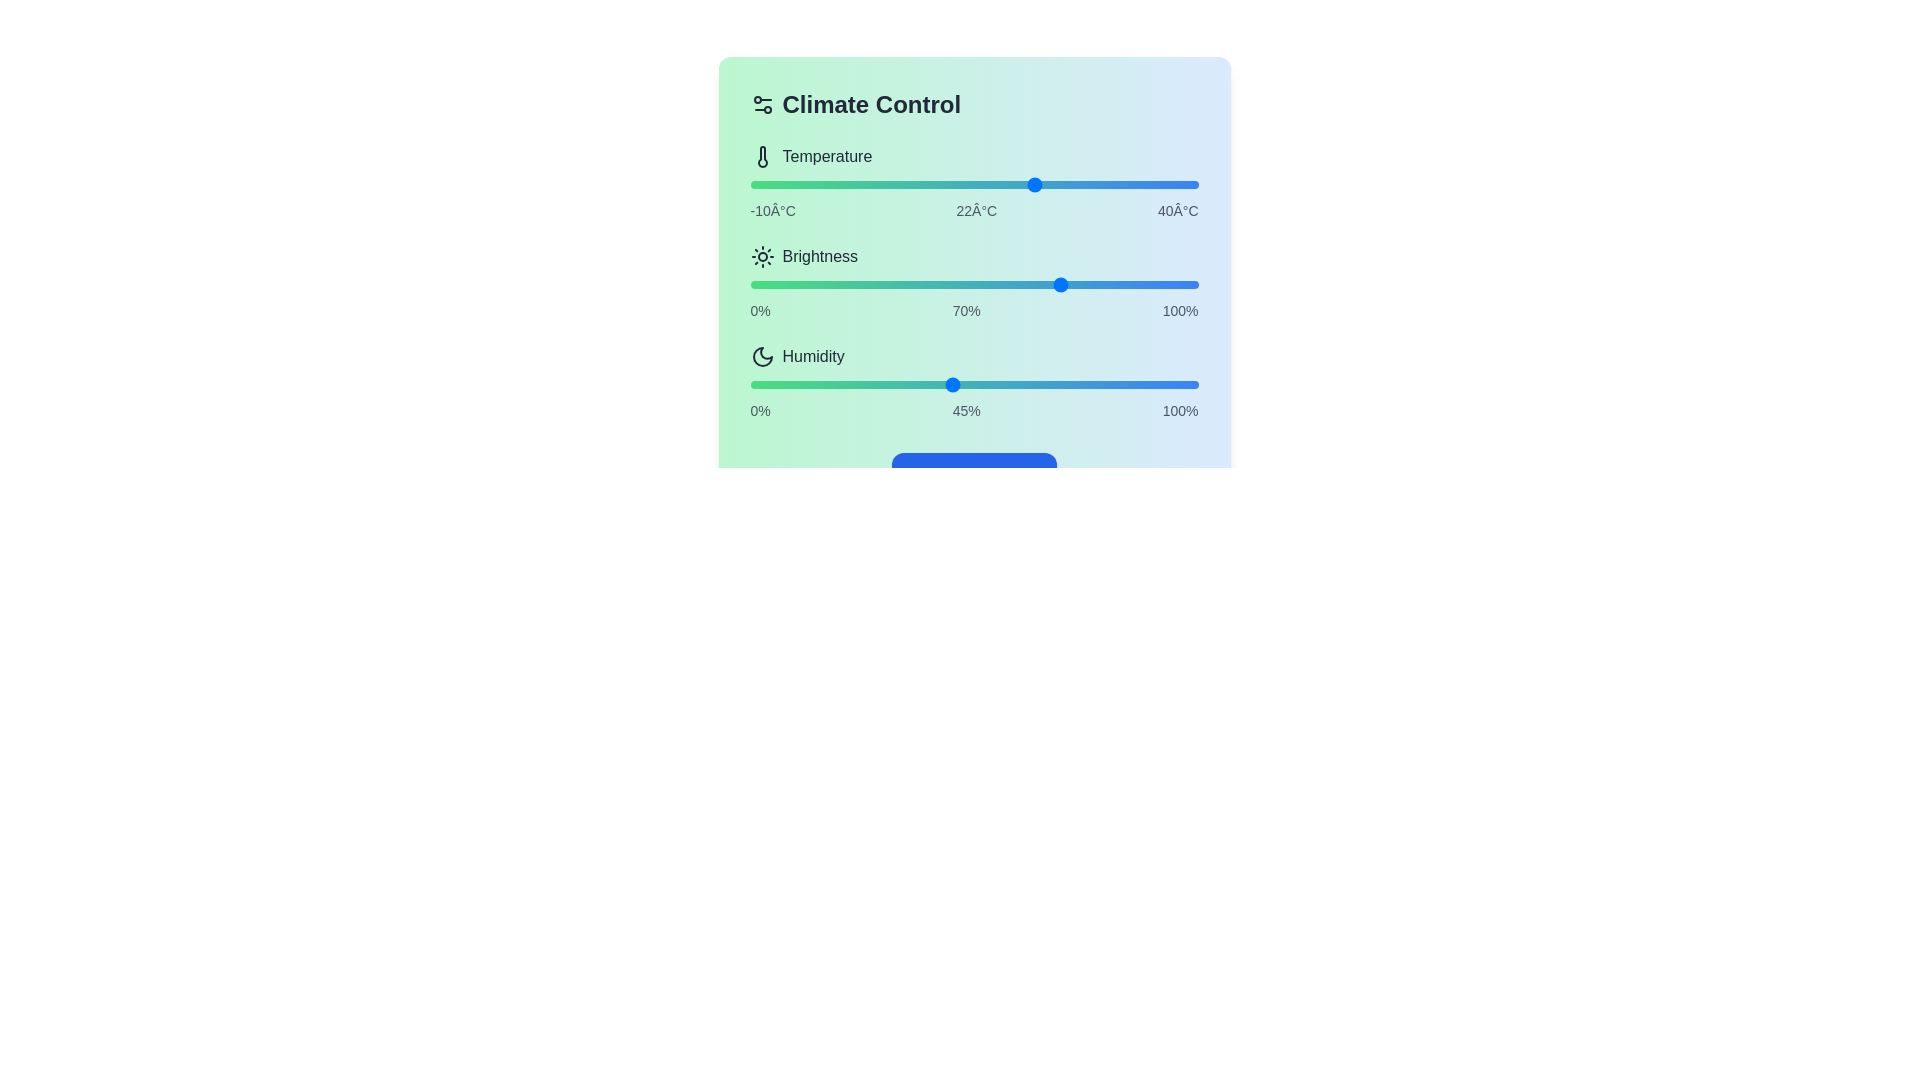  What do you see at coordinates (974, 311) in the screenshot?
I see `the Label group that provides visual guidance for the brightness slider, indicating minimum, current, and maximum values (0%, 70%, 100%) in the 'Brightness' section of the 'Climate Control' interface` at bounding box center [974, 311].